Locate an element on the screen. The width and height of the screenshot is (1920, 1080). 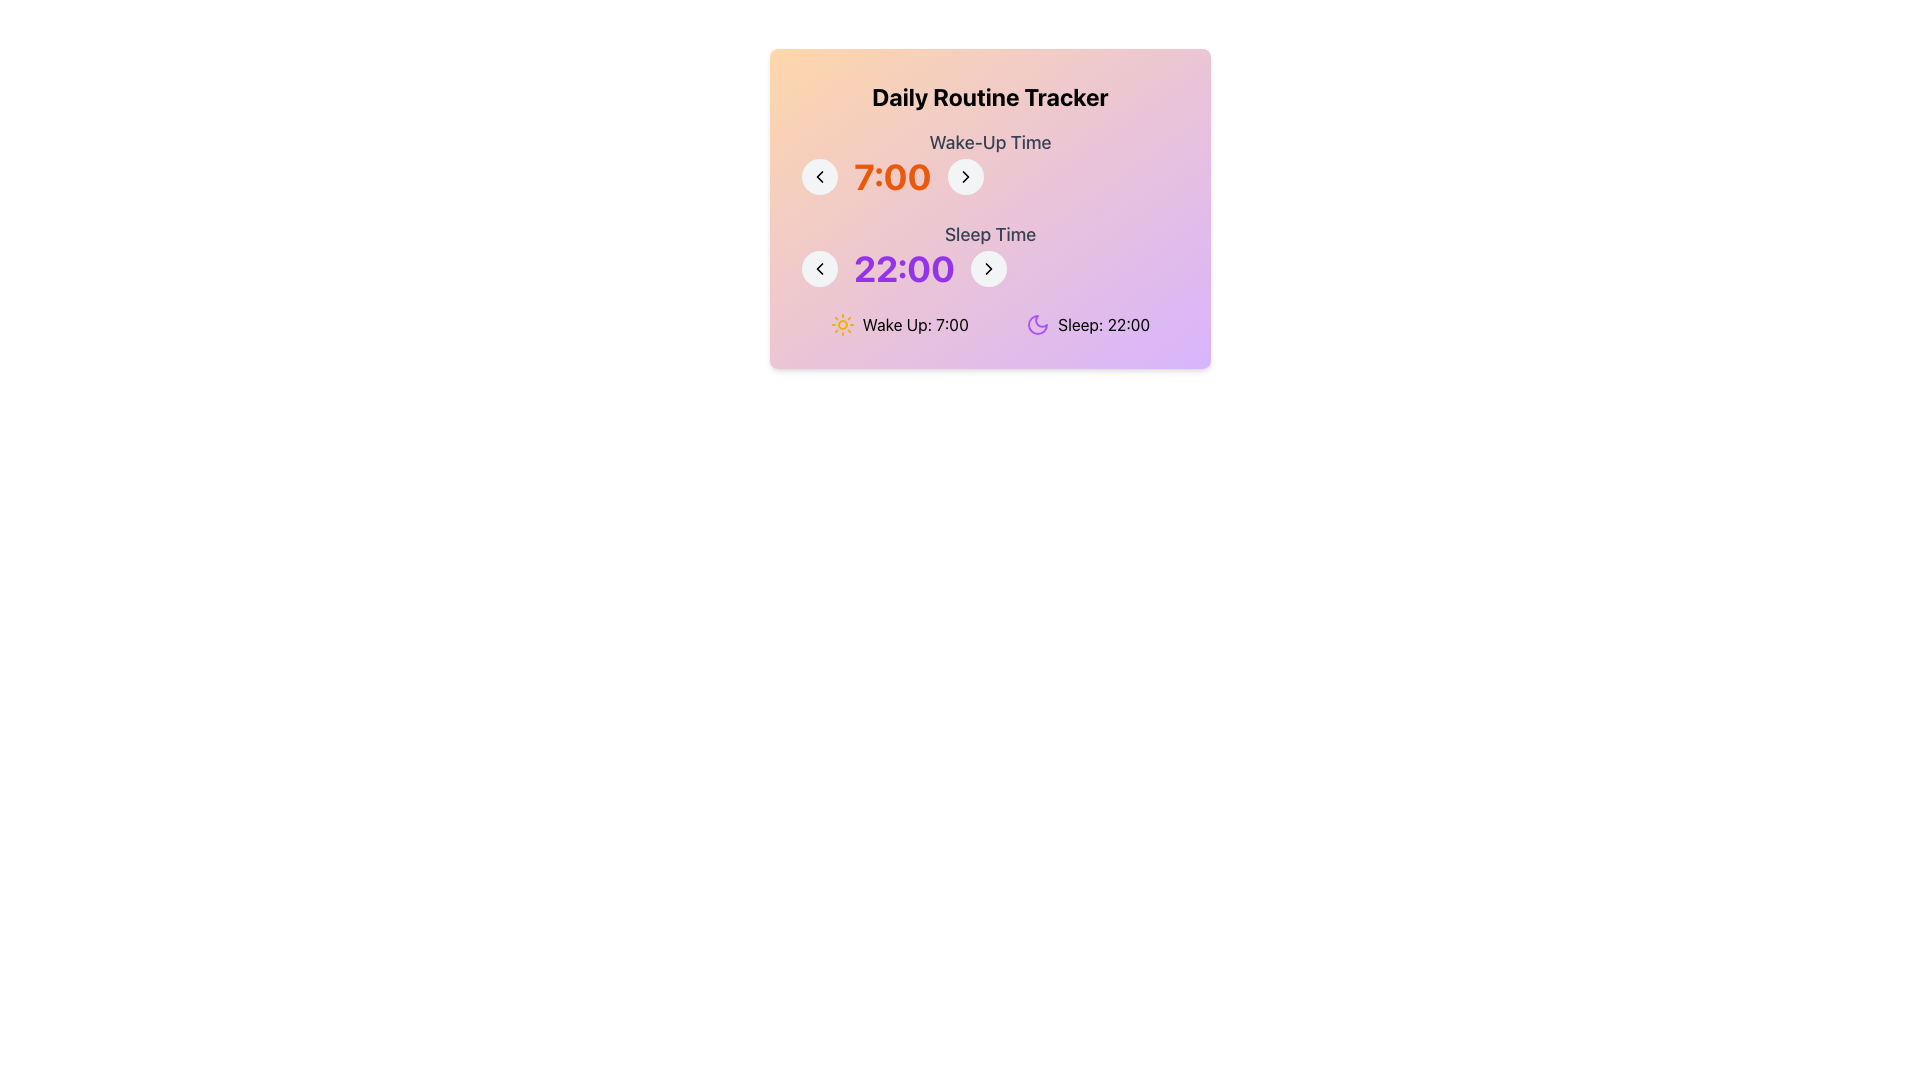
the bold time label reading '22:00' in the 'Sleep Time' section, which is centrally aligned and flanked by two circular buttons is located at coordinates (990, 268).